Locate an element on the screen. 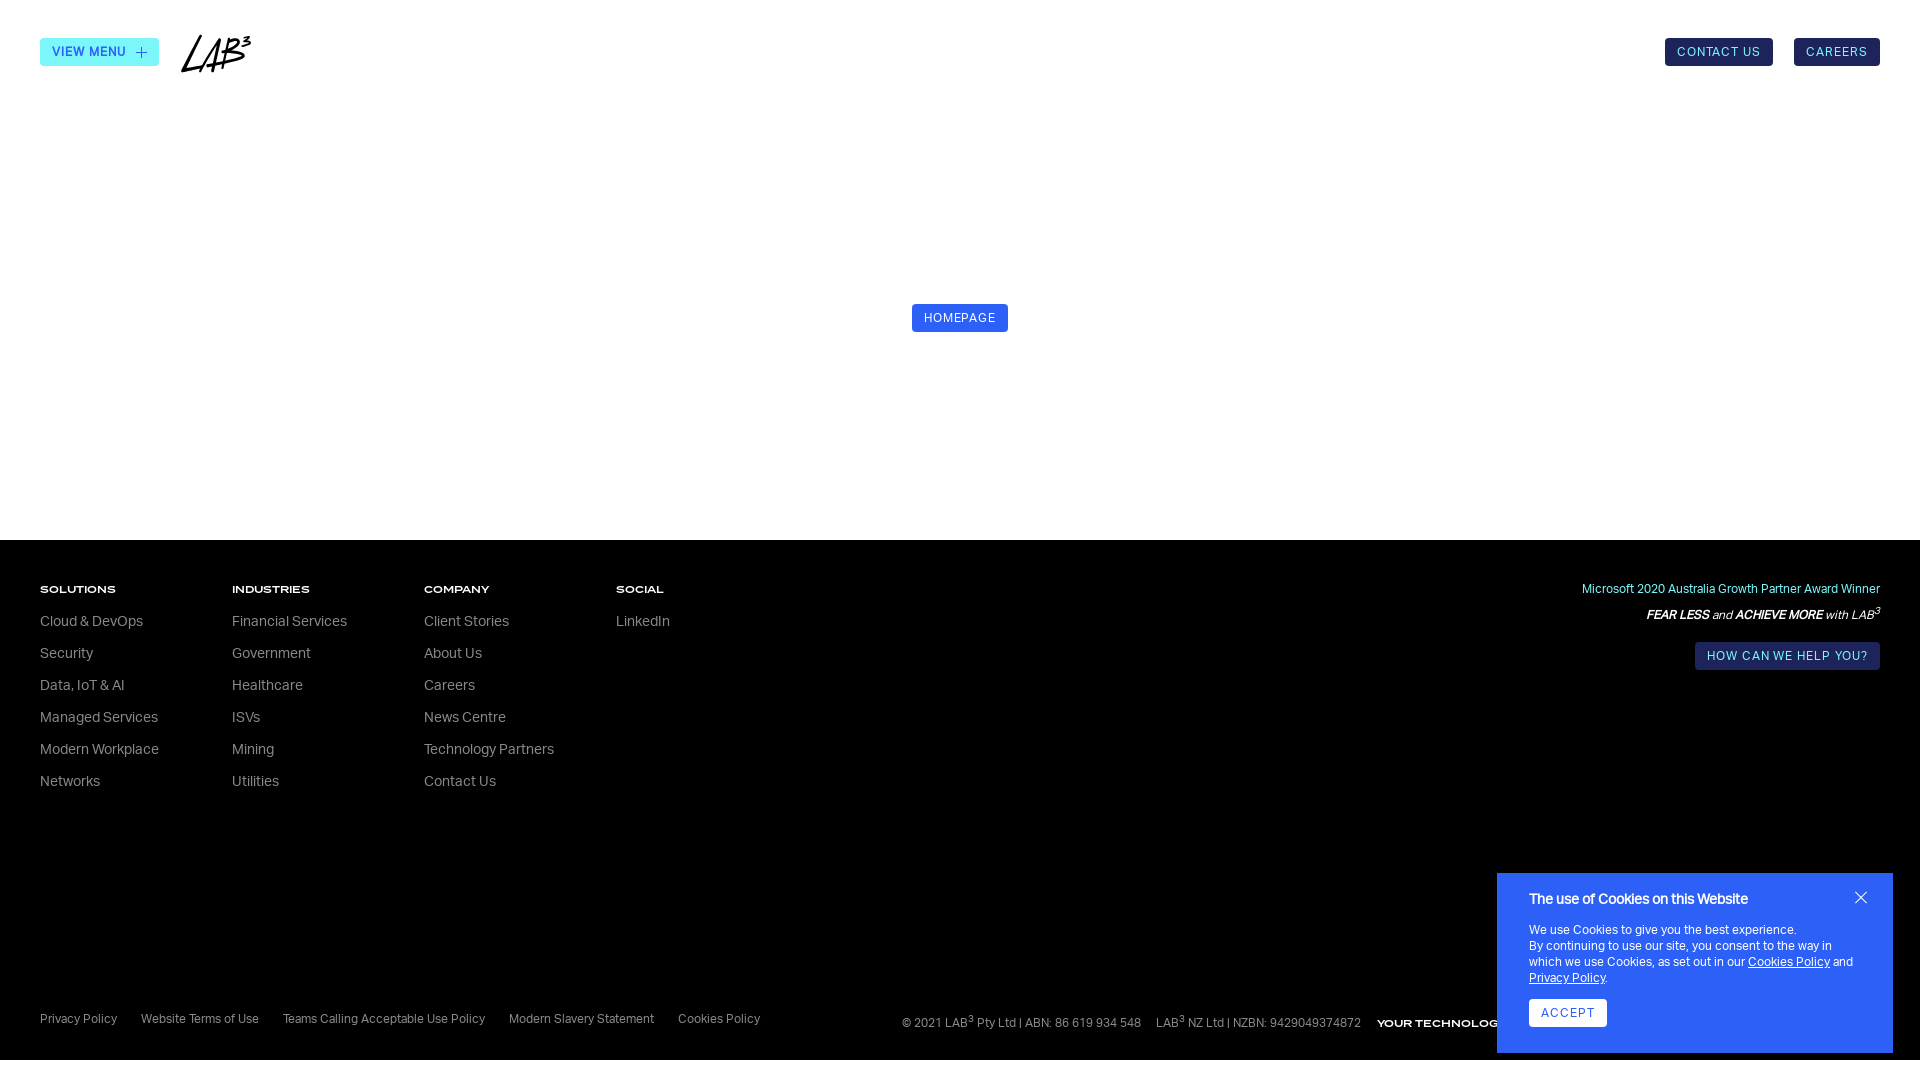 Image resolution: width=1920 pixels, height=1080 pixels. 'Data, IoT & AI' is located at coordinates (81, 685).